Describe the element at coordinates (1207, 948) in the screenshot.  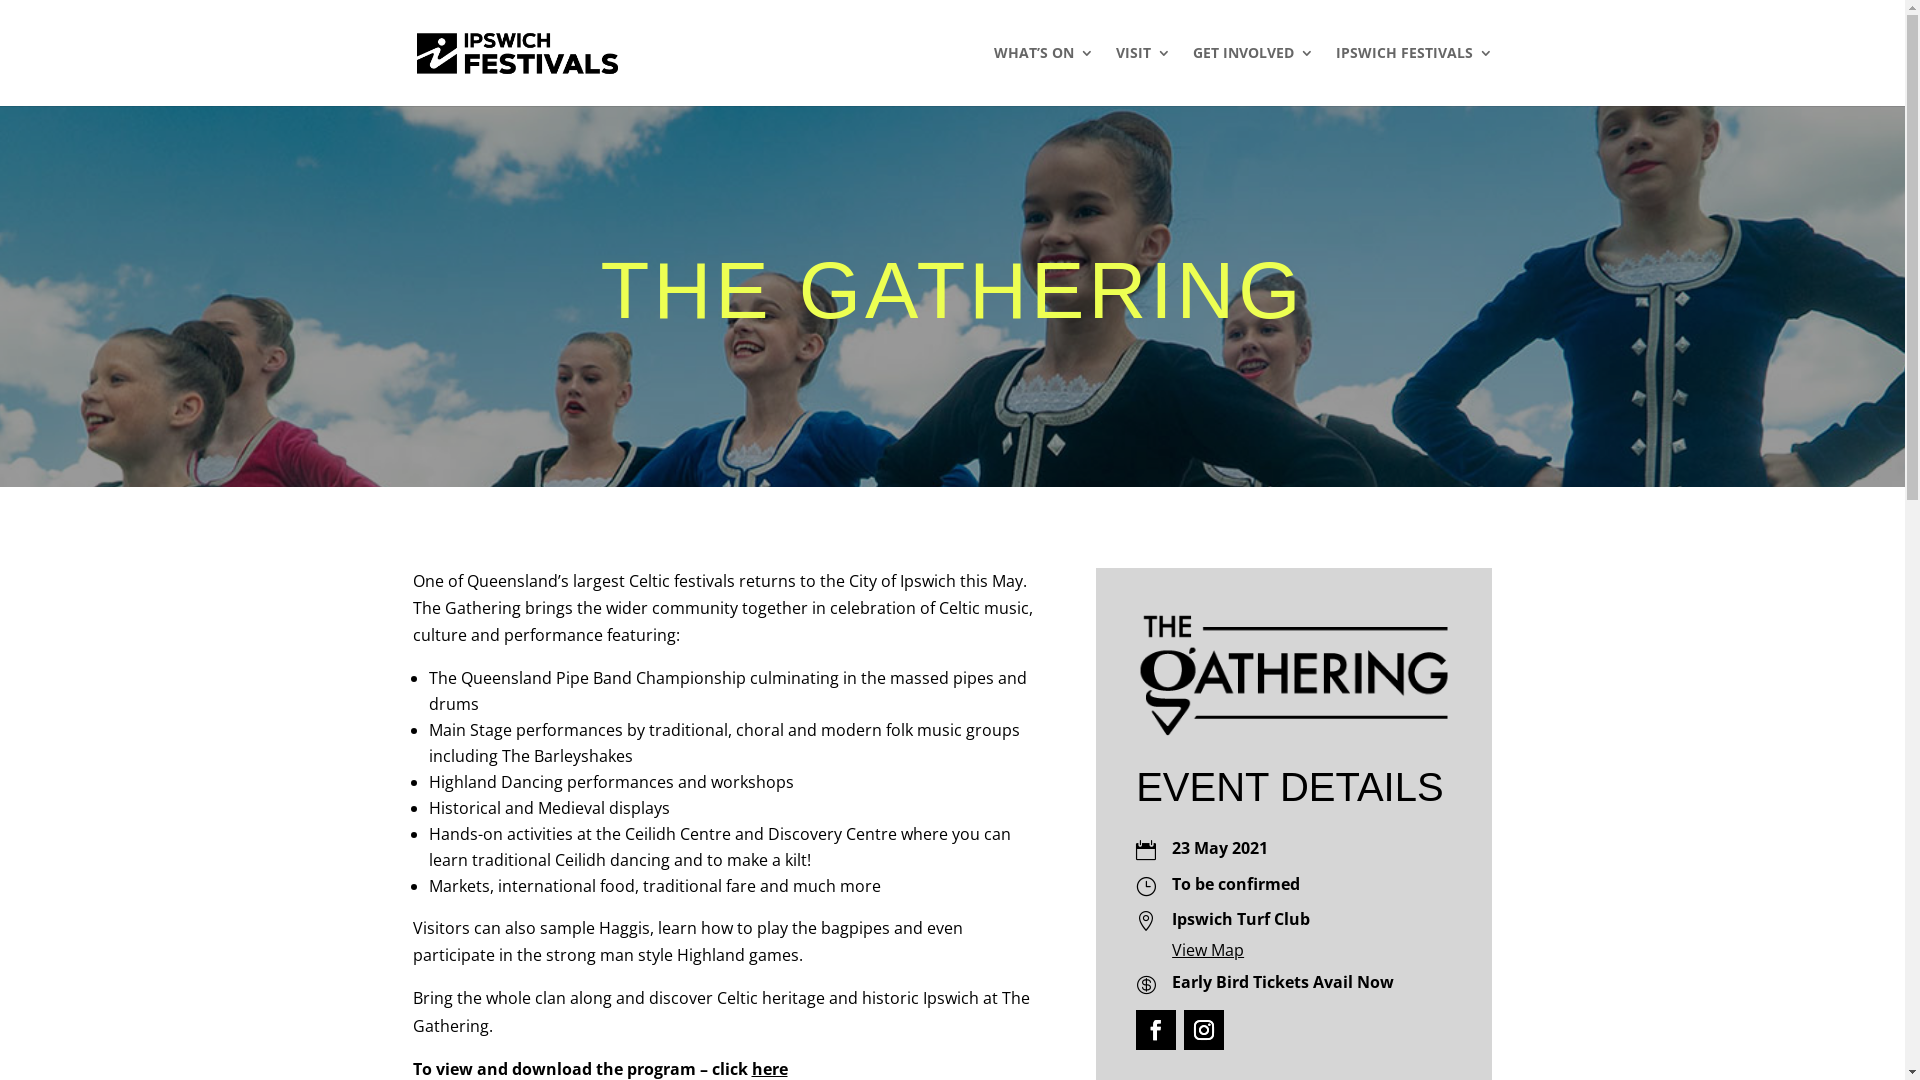
I see `'View Map'` at that location.